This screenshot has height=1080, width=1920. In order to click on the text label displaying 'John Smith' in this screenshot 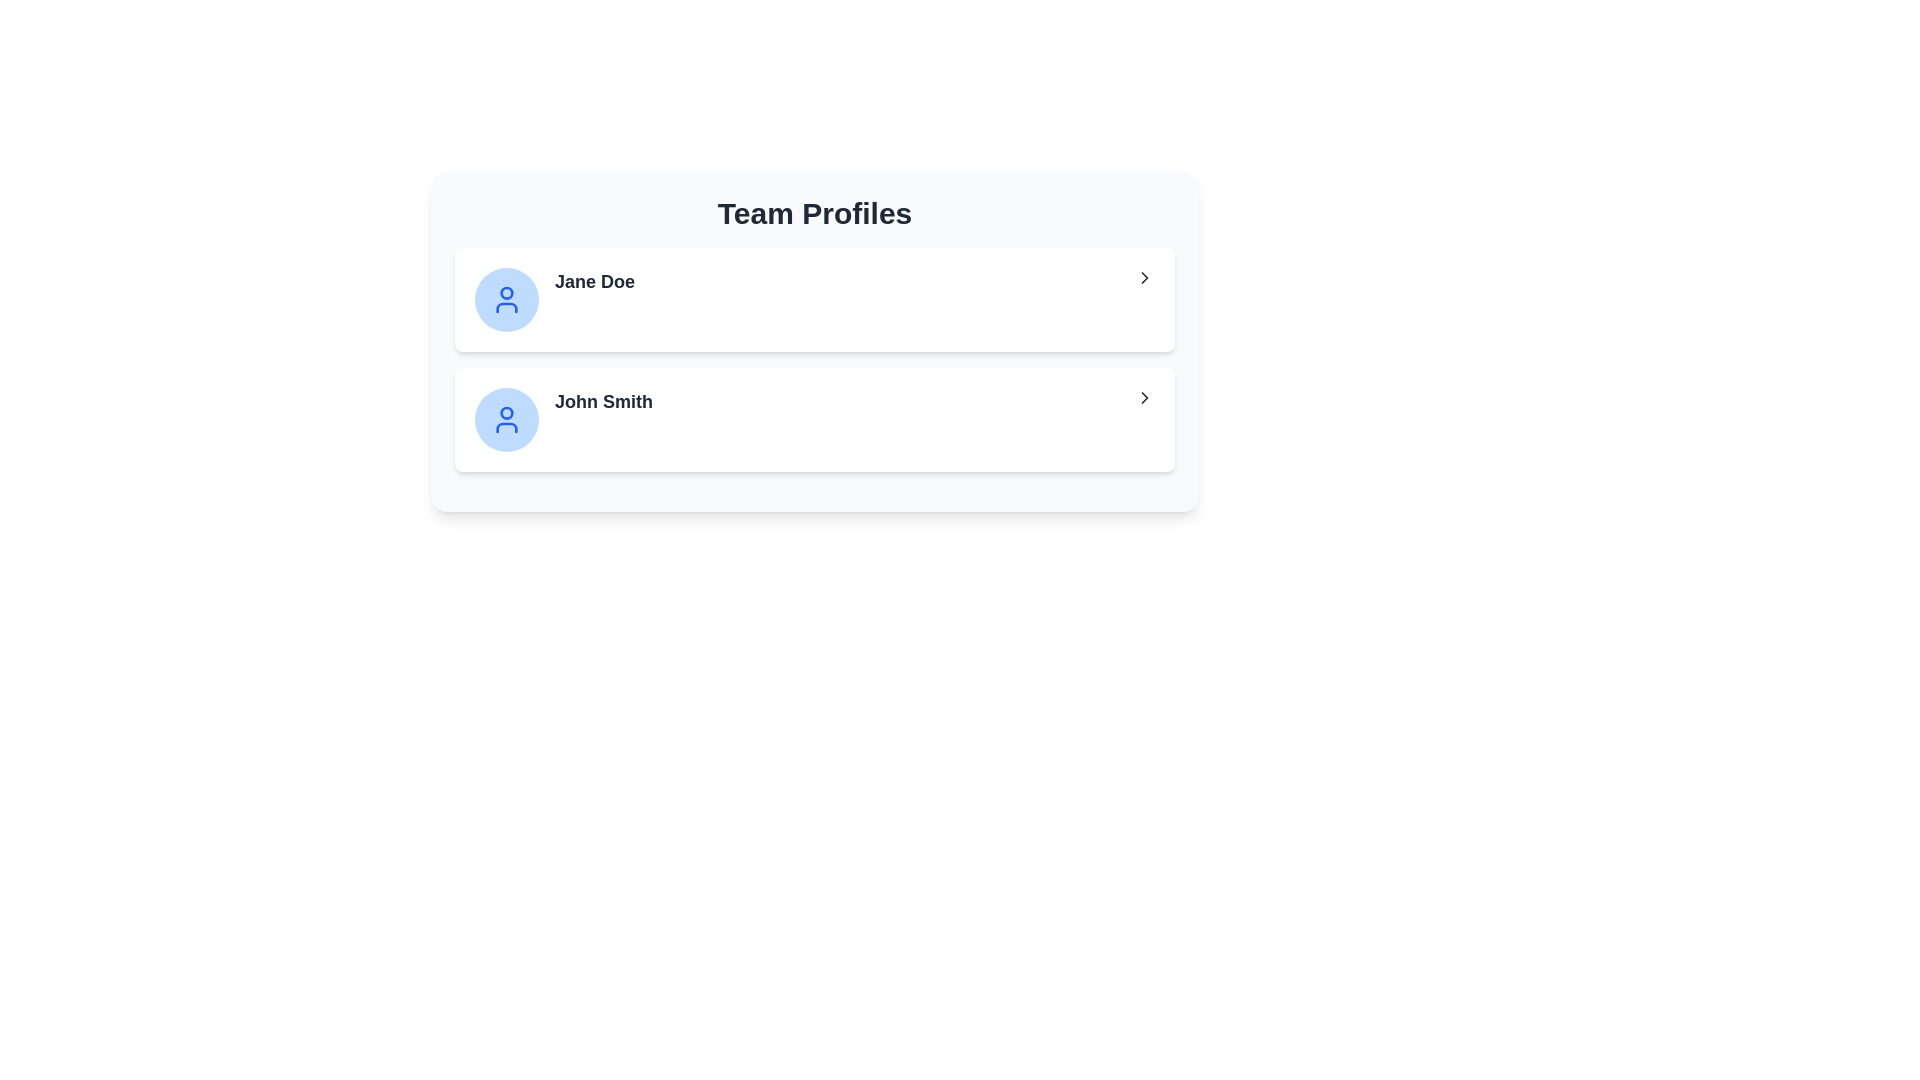, I will do `click(603, 401)`.